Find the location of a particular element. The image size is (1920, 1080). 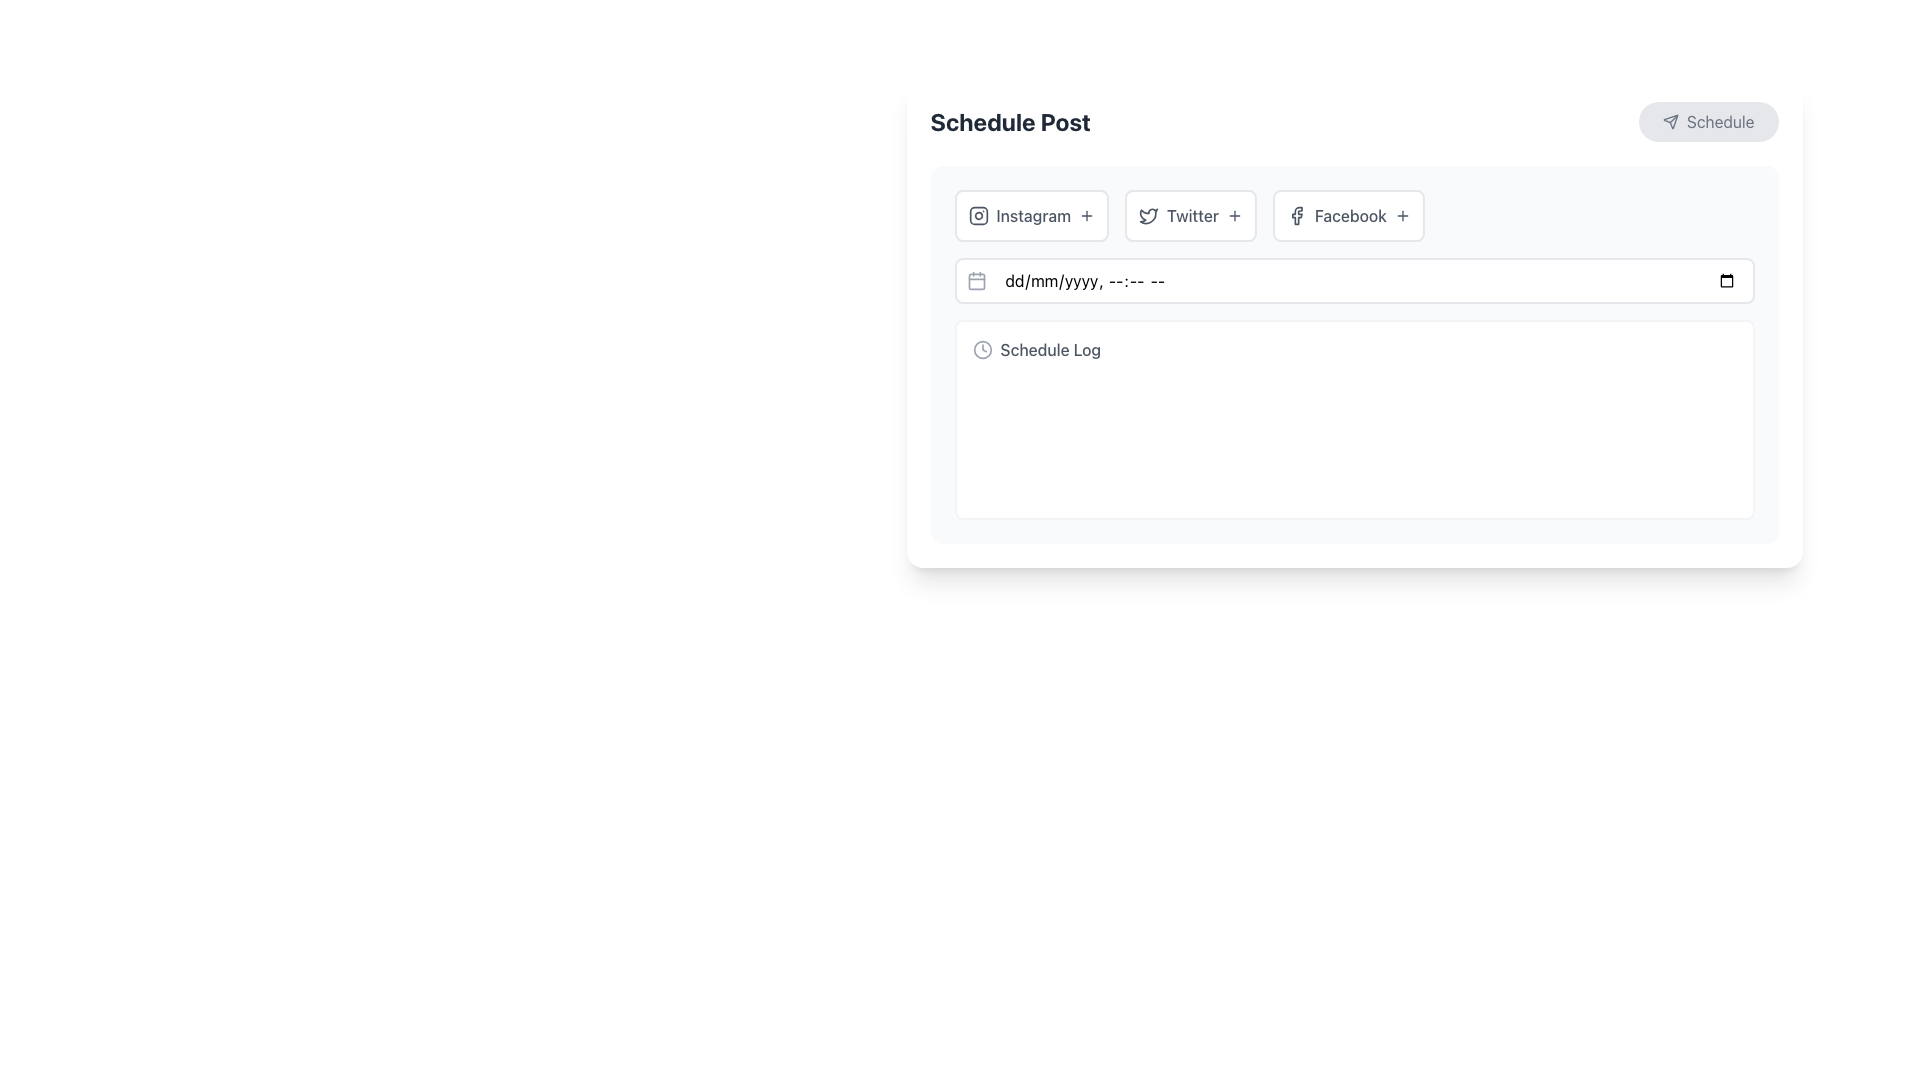

the Facebook icon that indicates adding another aspect in the scheduling process is located at coordinates (1401, 216).